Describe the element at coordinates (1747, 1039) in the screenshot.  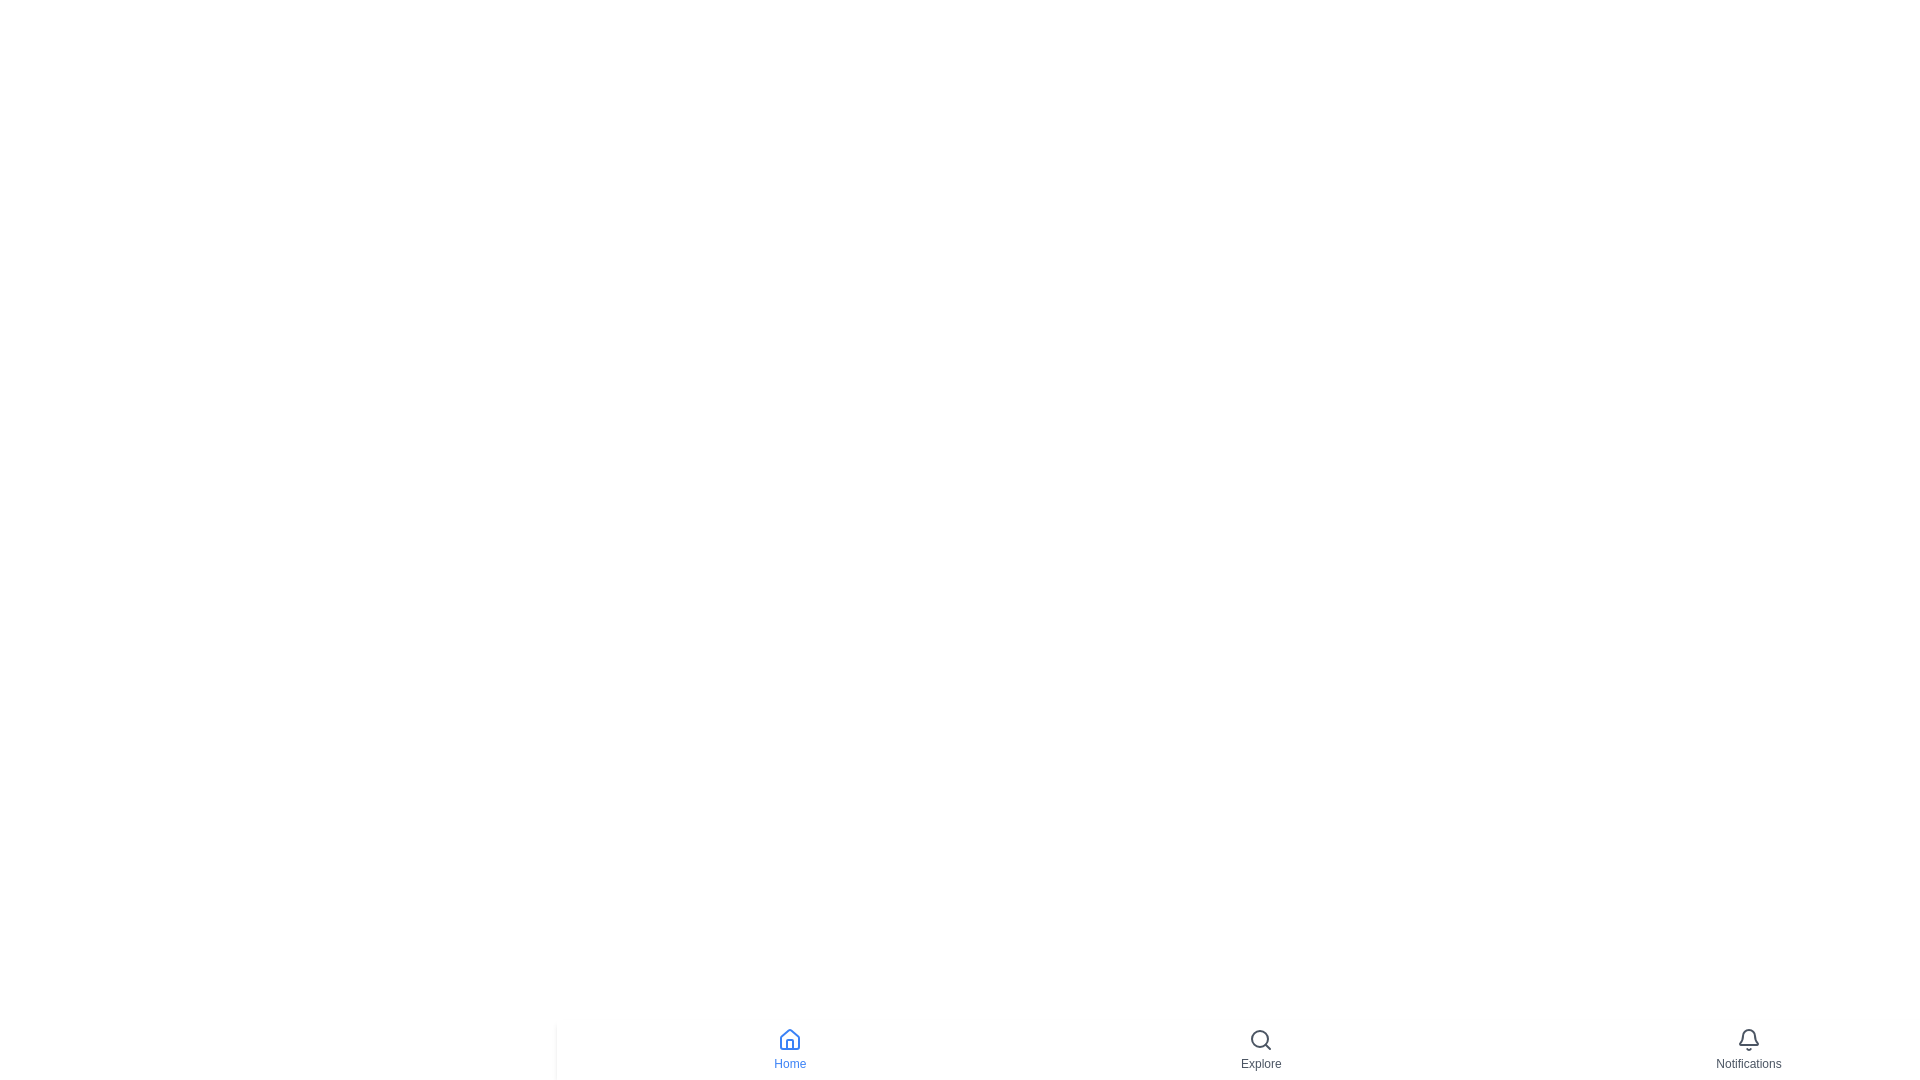
I see `the bell icon in the Notifications section at the bottom right of the interface` at that location.